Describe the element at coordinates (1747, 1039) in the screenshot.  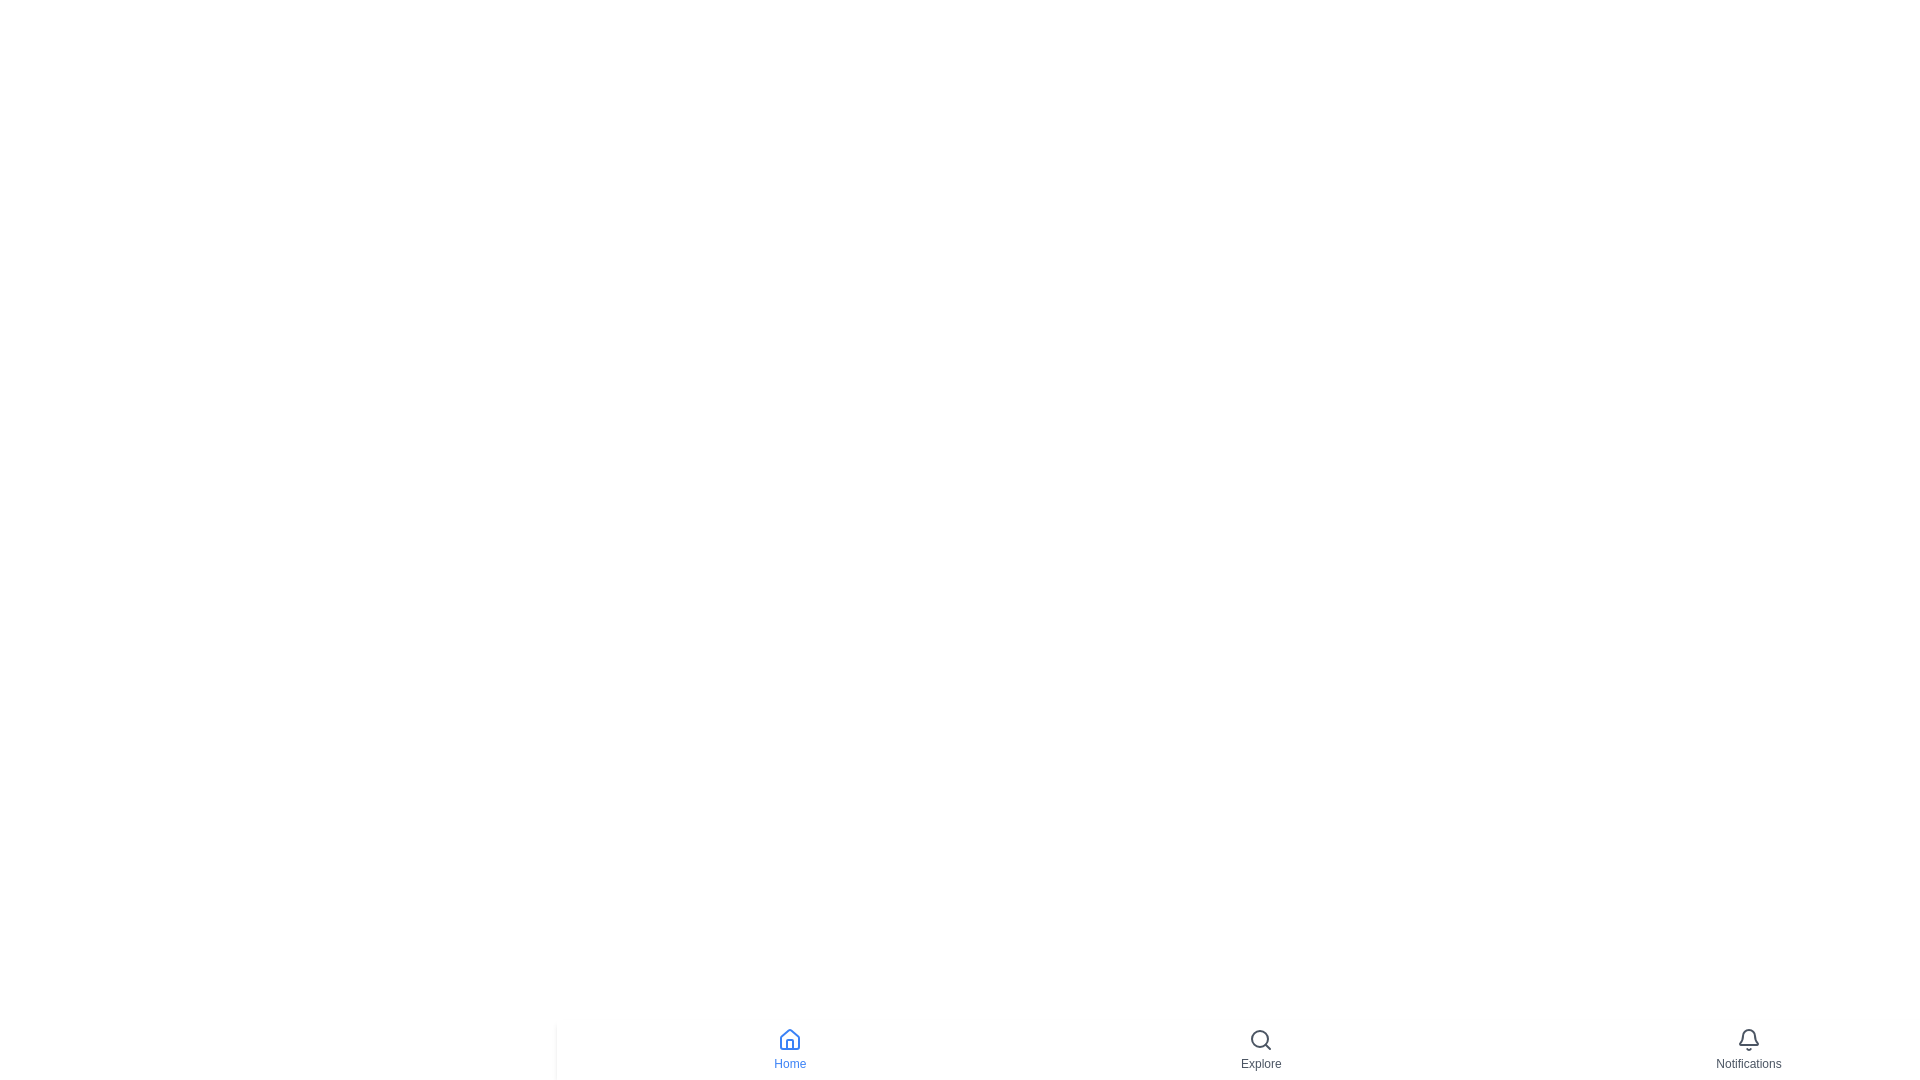
I see `the bell icon in the Notifications section at the bottom right of the interface` at that location.